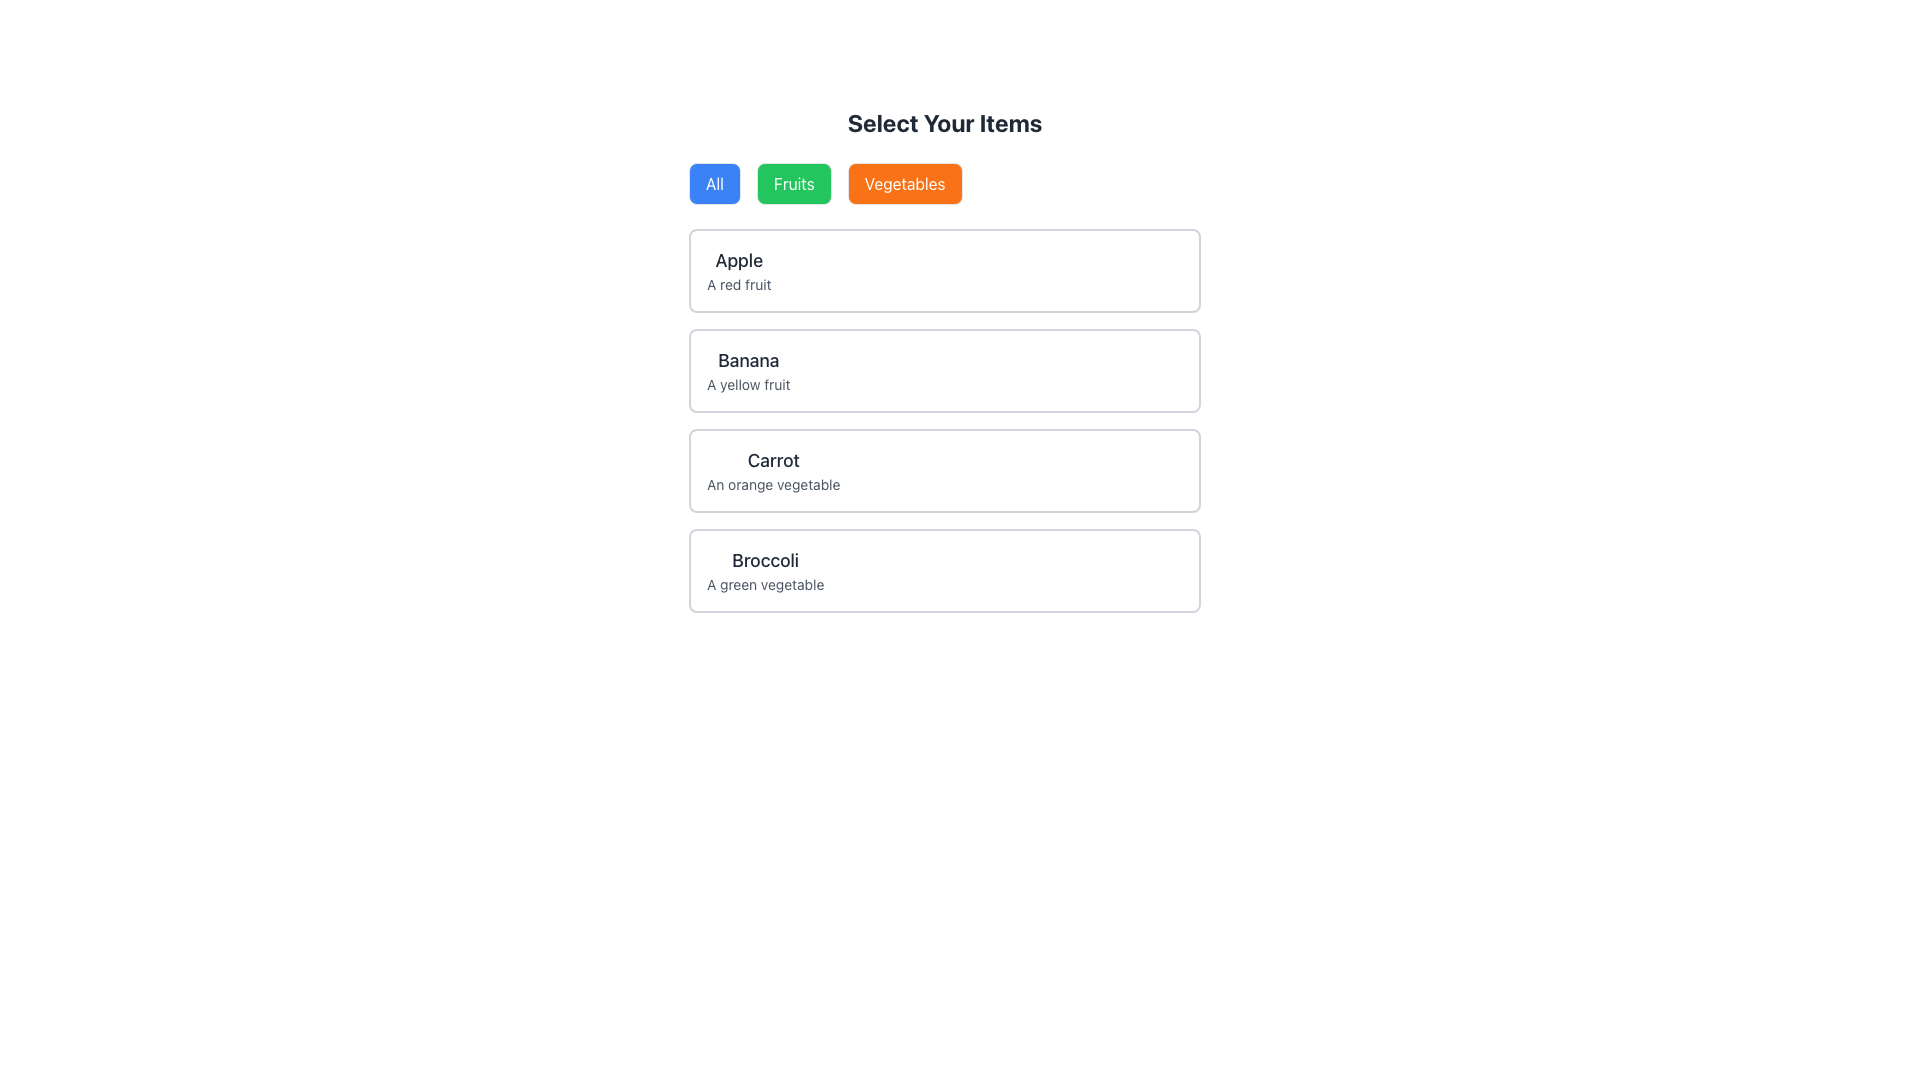 The image size is (1920, 1080). I want to click on the text label displaying 'Carrot', which is the top text within the third item of a vertical list, above the description 'An orange vegetable', so click(772, 461).